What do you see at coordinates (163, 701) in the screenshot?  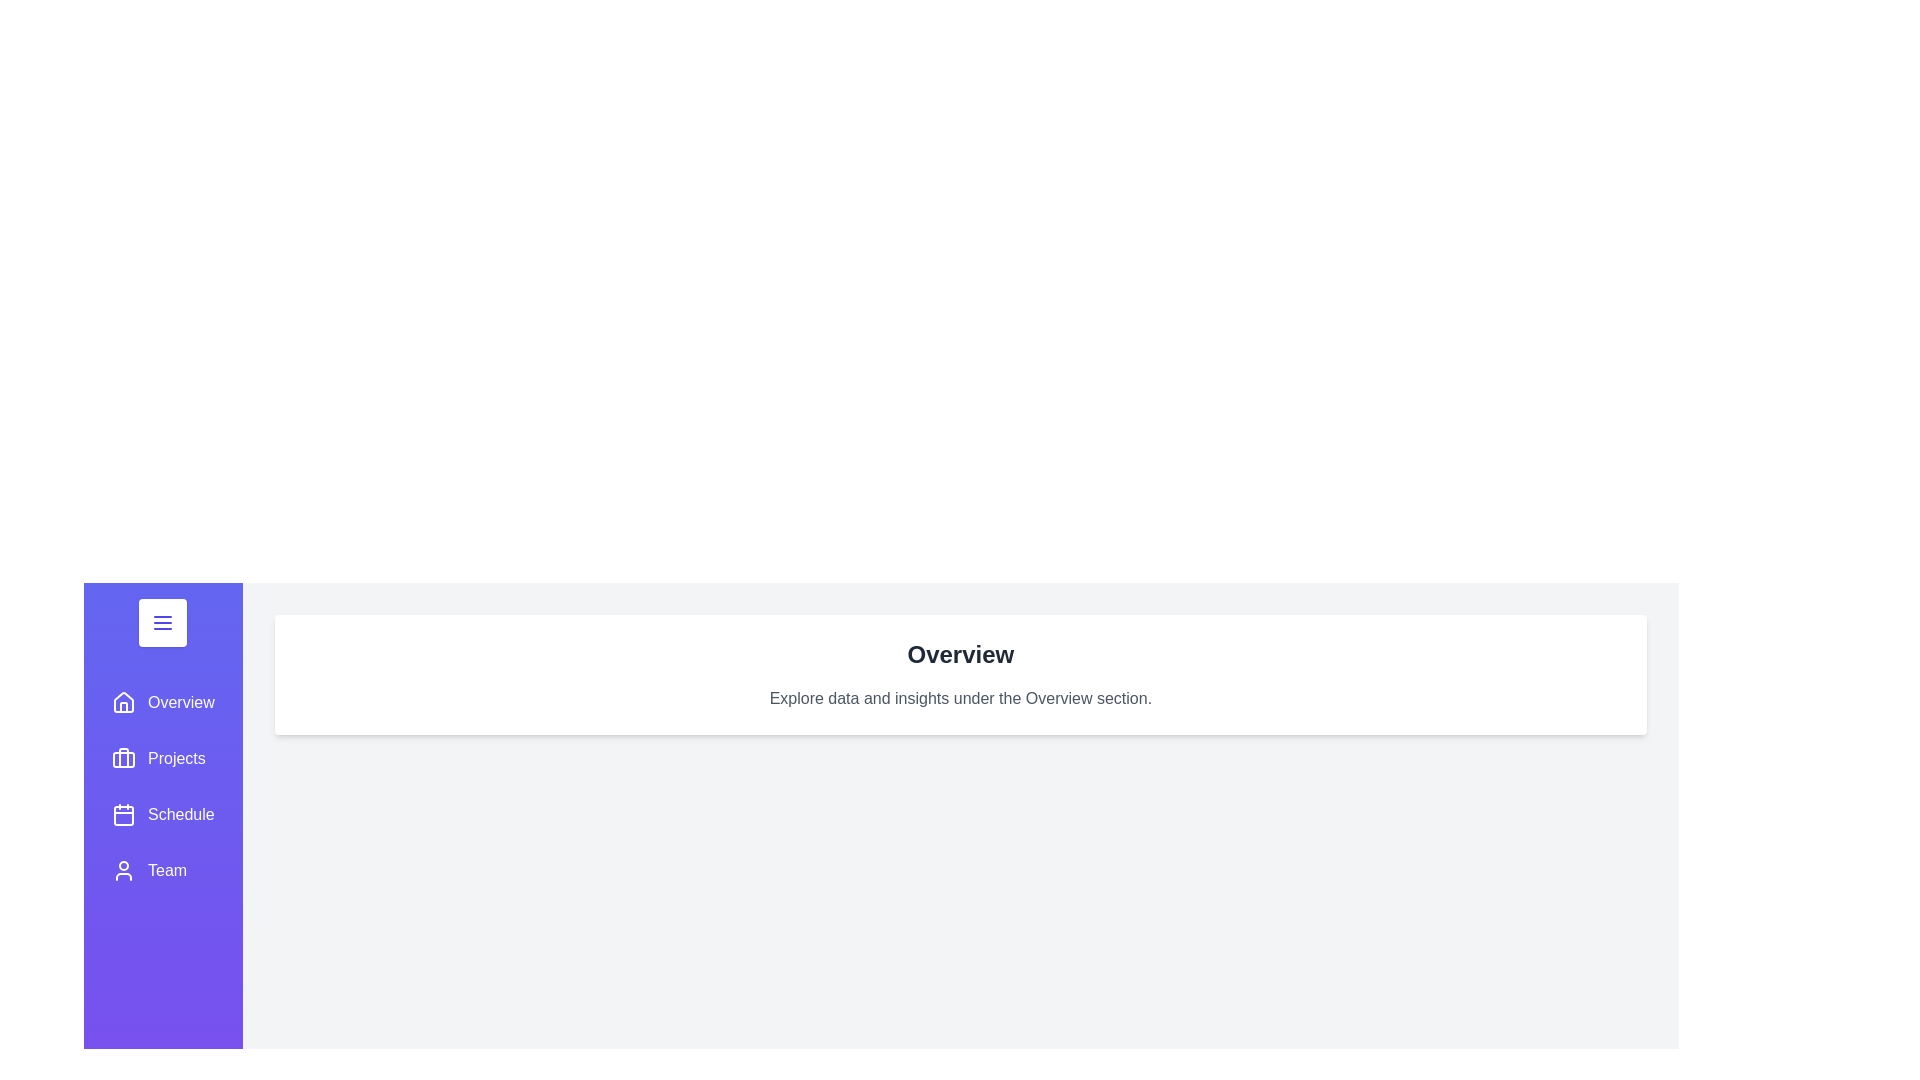 I see `the sidebar section labeled Overview` at bounding box center [163, 701].